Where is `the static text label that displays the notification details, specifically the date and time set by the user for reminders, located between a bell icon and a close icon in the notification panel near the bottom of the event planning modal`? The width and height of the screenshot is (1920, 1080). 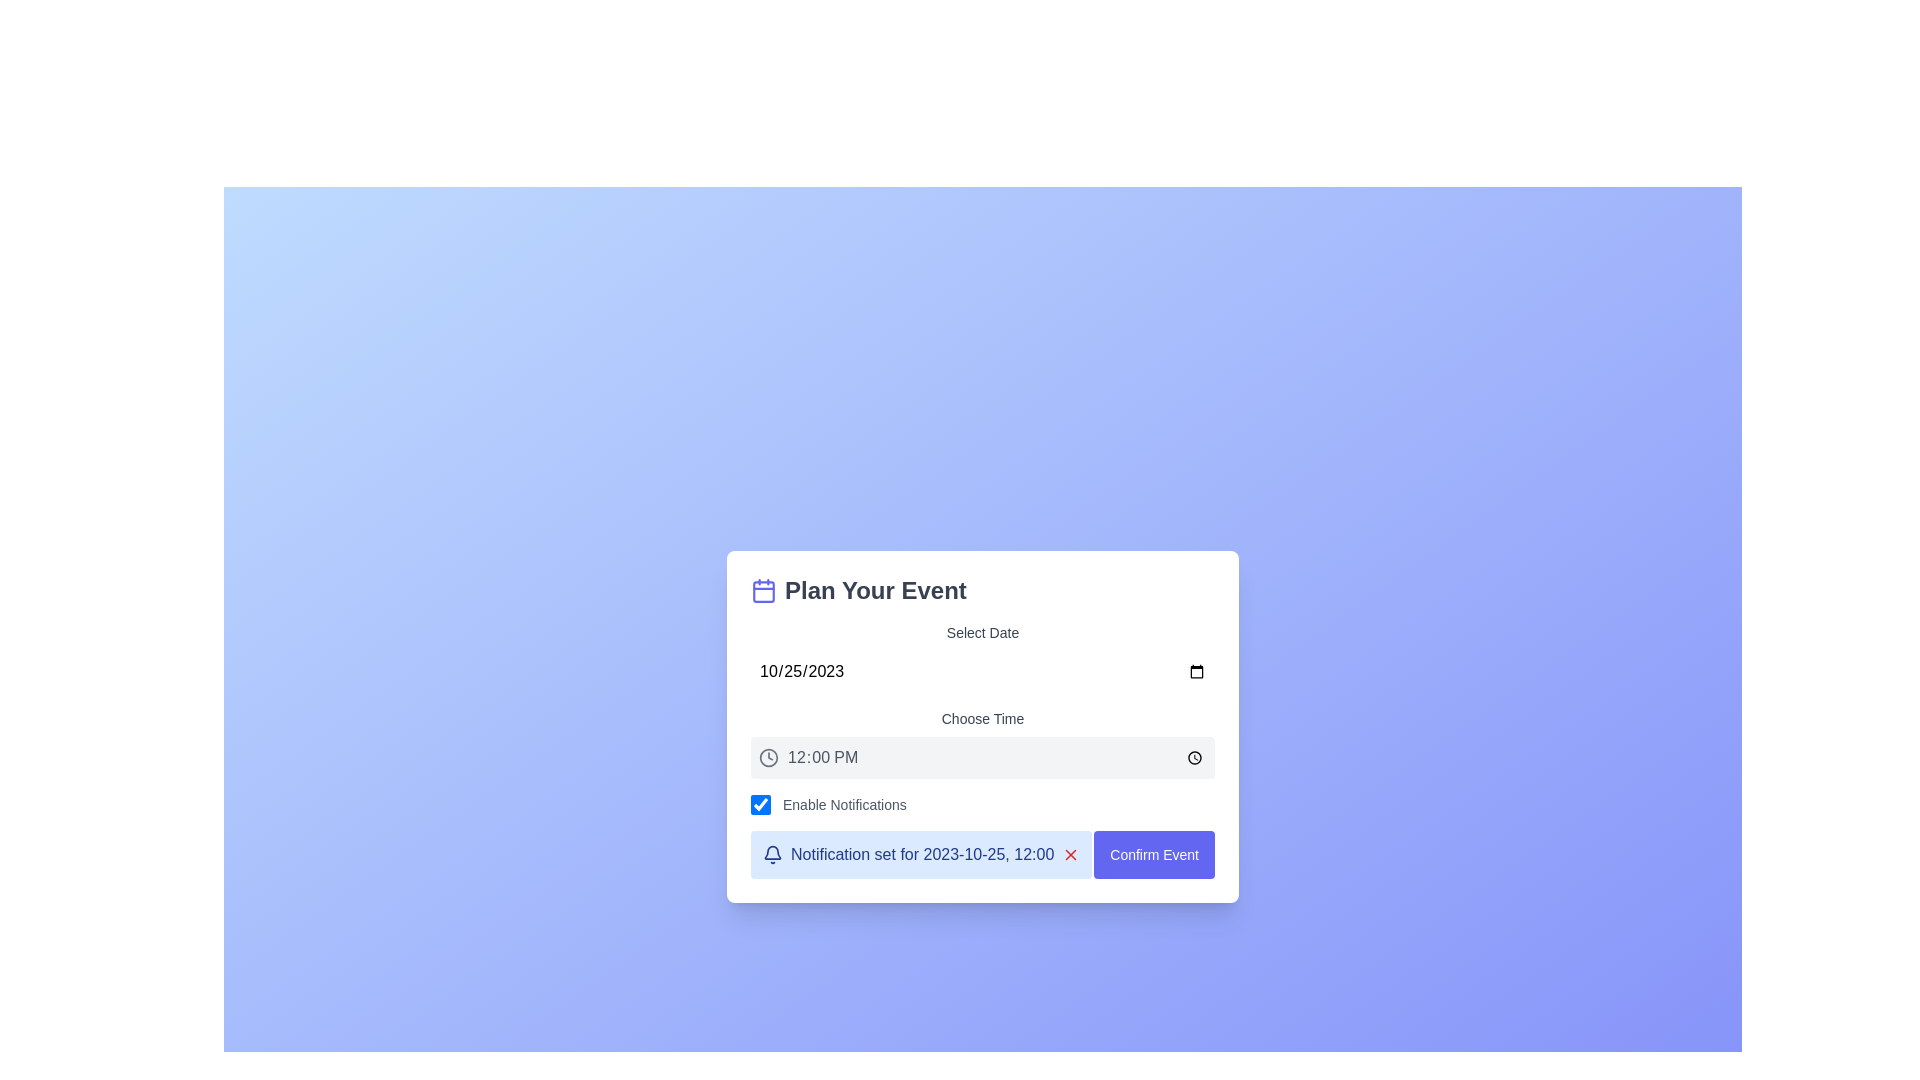 the static text label that displays the notification details, specifically the date and time set by the user for reminders, located between a bell icon and a close icon in the notification panel near the bottom of the event planning modal is located at coordinates (921, 855).